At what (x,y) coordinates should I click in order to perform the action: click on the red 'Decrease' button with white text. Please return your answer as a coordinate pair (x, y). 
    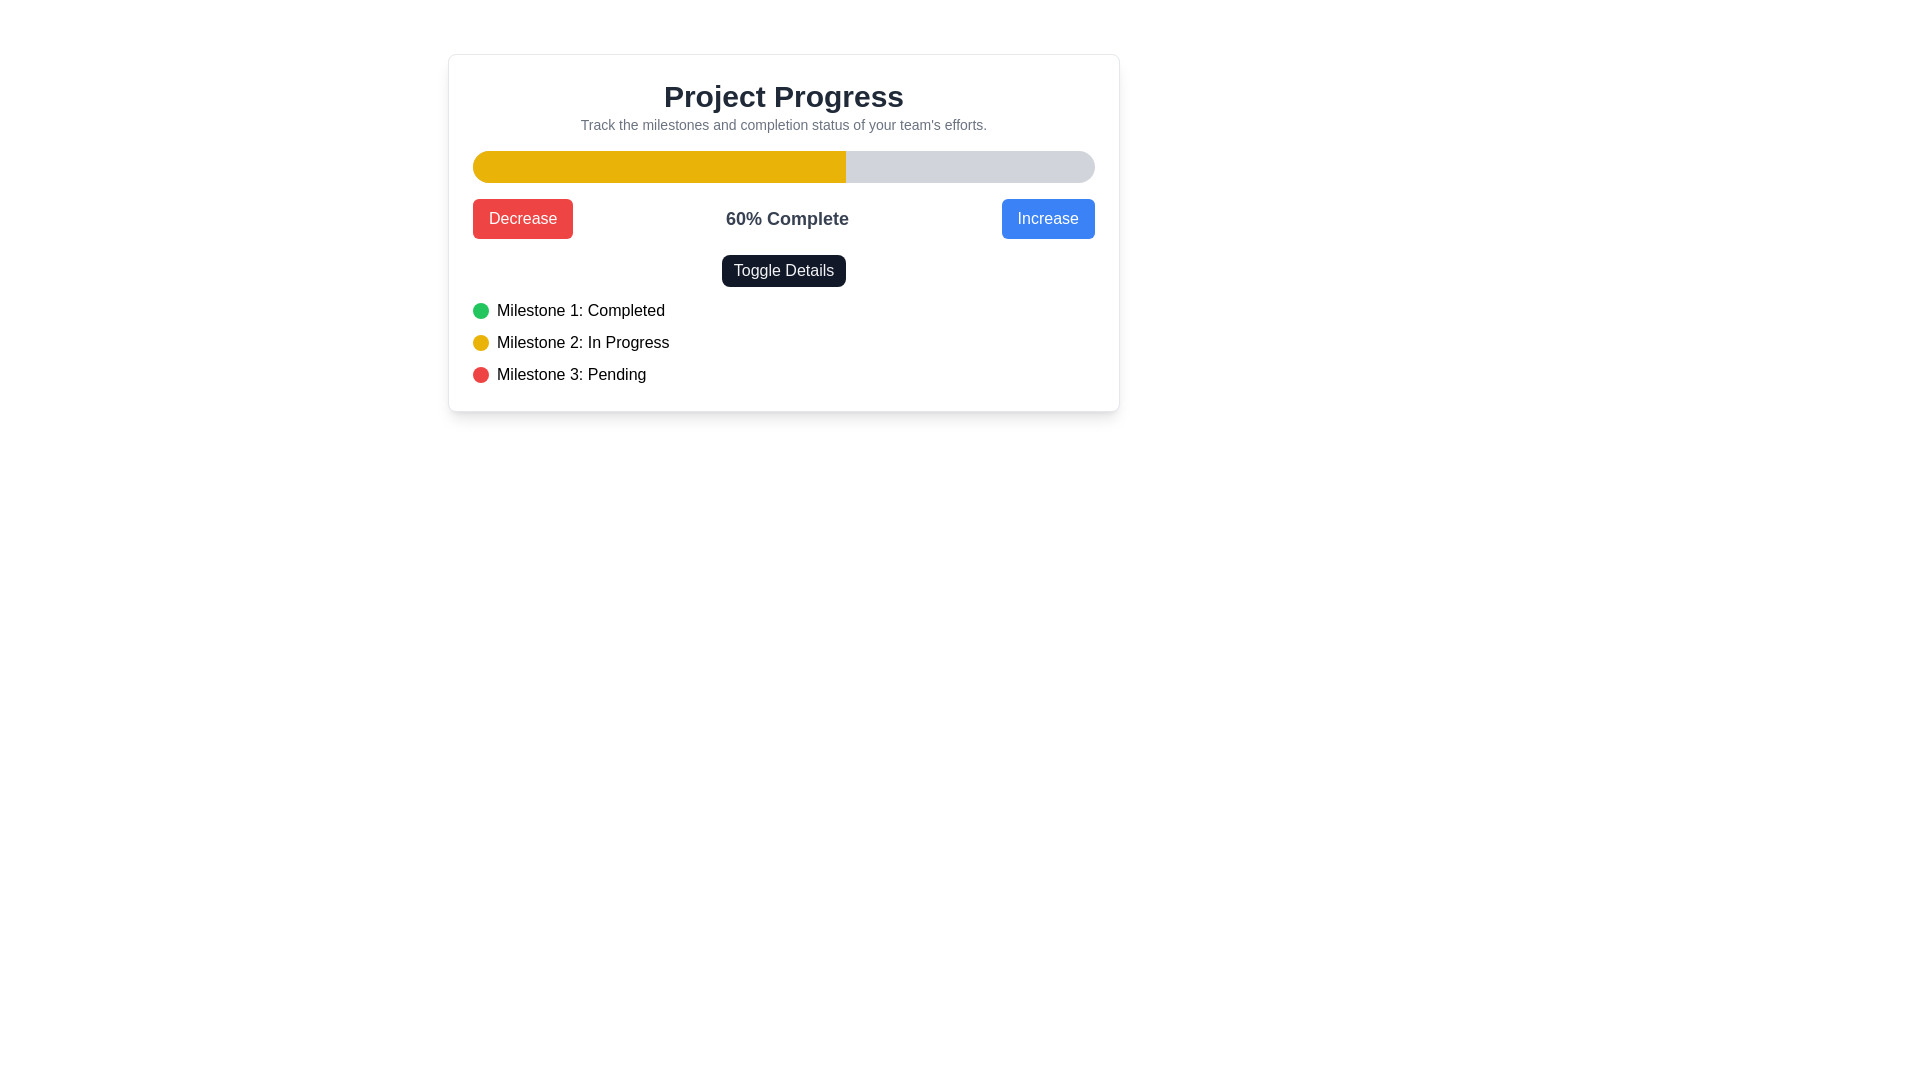
    Looking at the image, I should click on (523, 219).